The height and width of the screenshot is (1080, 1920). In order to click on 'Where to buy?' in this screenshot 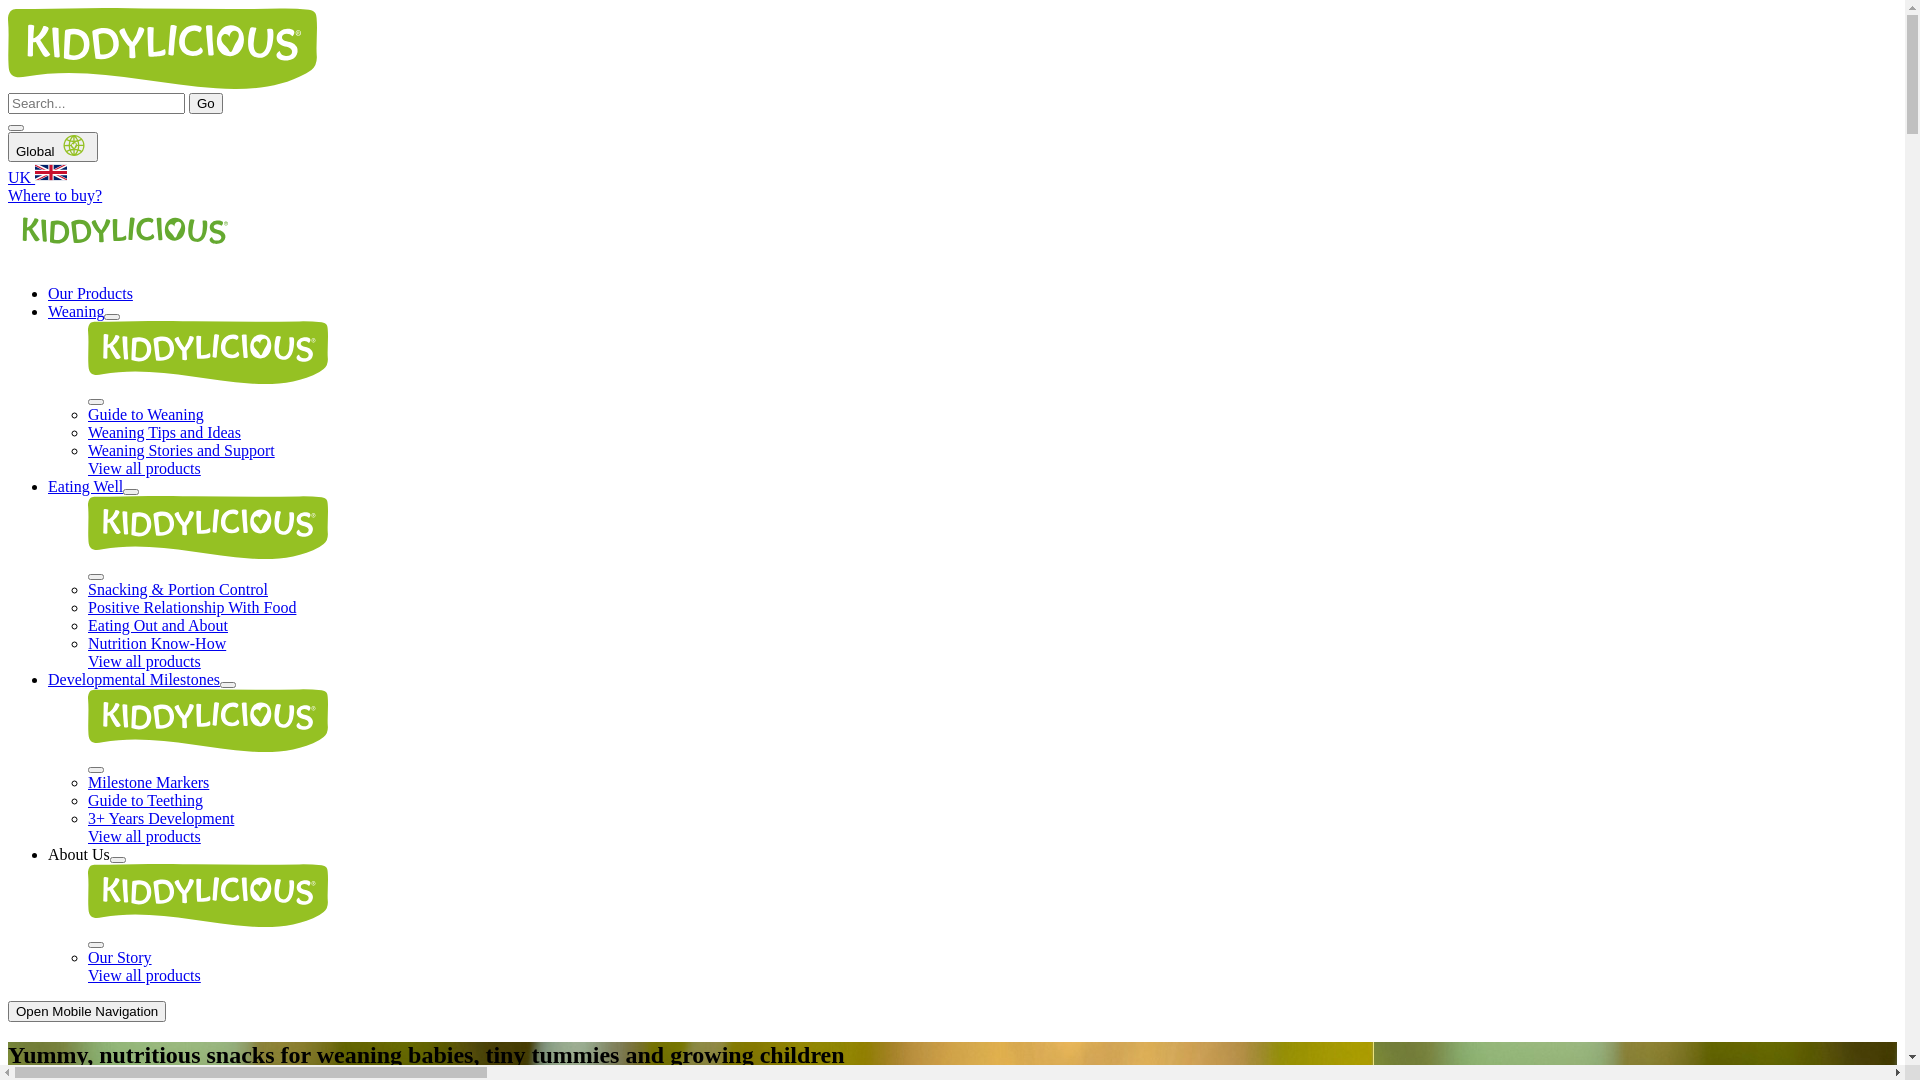, I will do `click(8, 195)`.